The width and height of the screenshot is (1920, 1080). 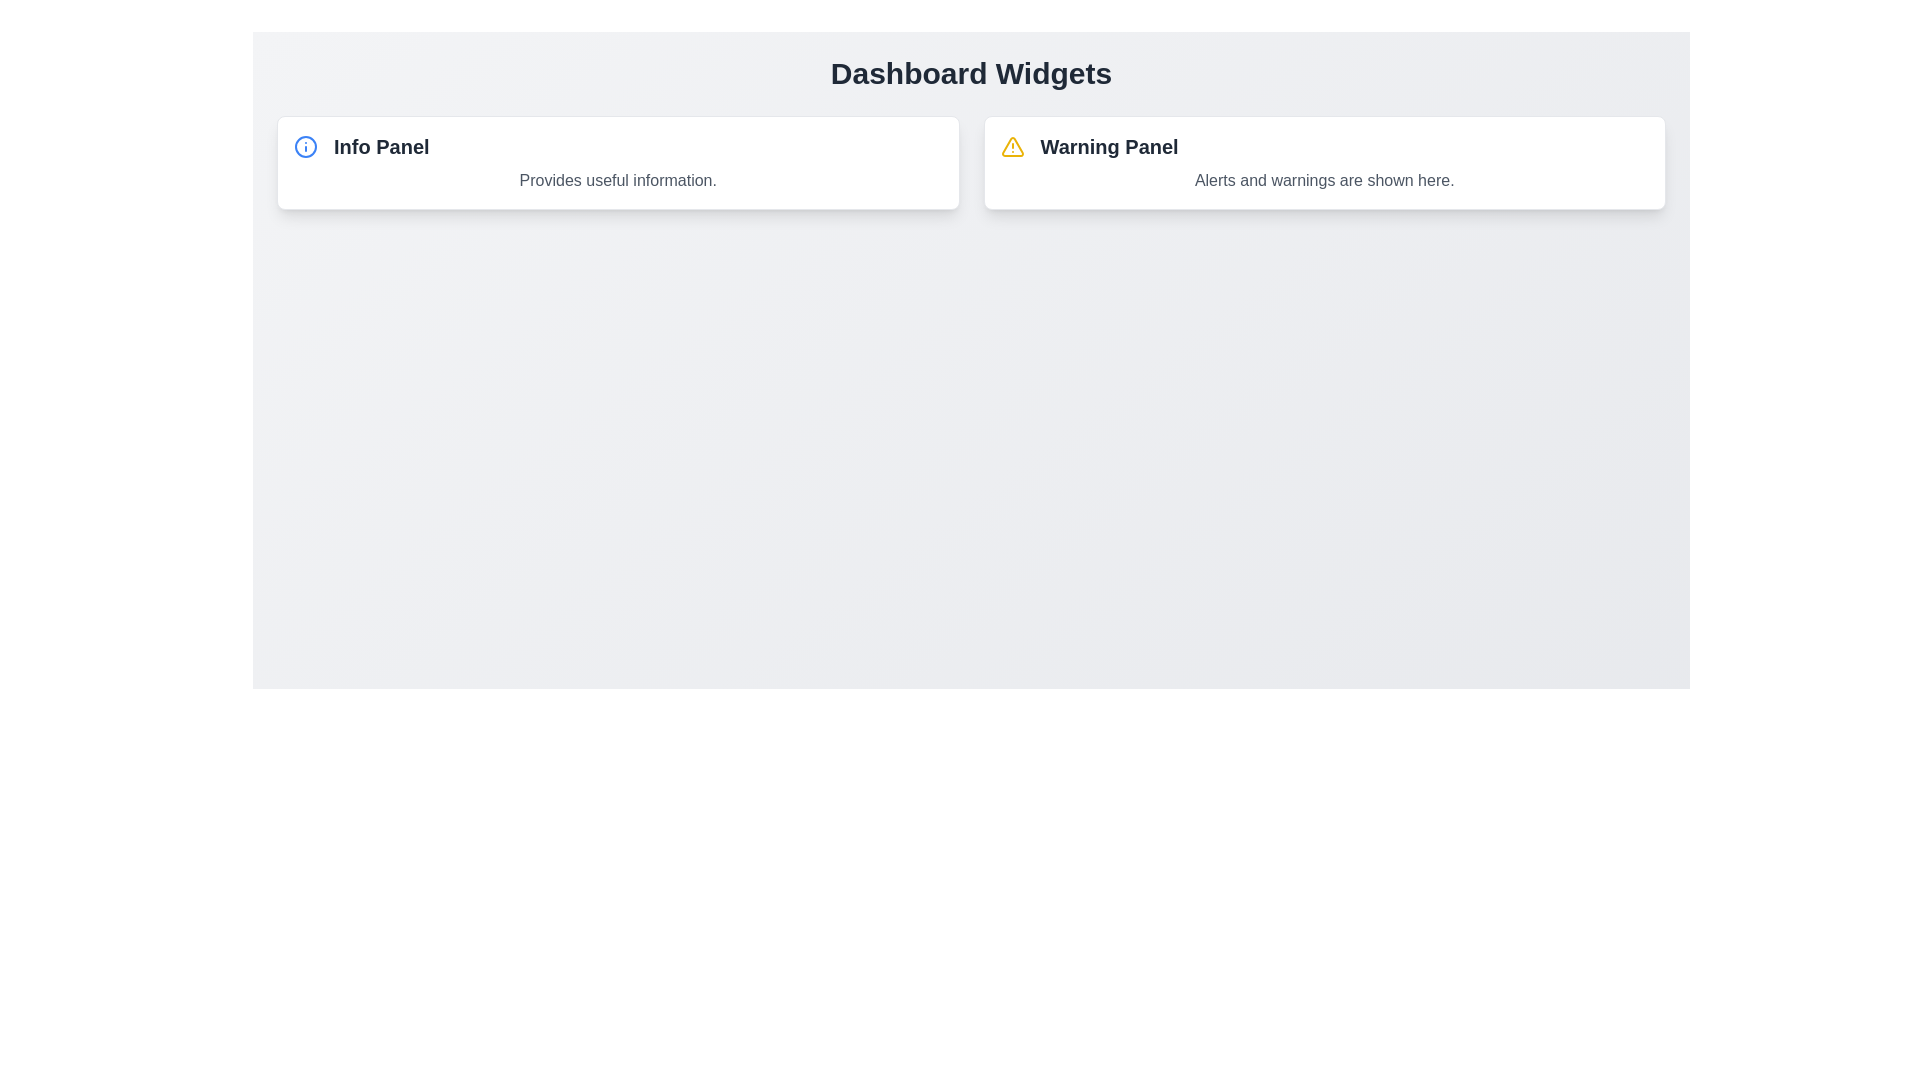 What do you see at coordinates (1108, 145) in the screenshot?
I see `the text label reading 'Warning Panel' styled with a bold, large font in a dark gray color, which is located in the right-side panel adjacent to the 'Info Panel'` at bounding box center [1108, 145].